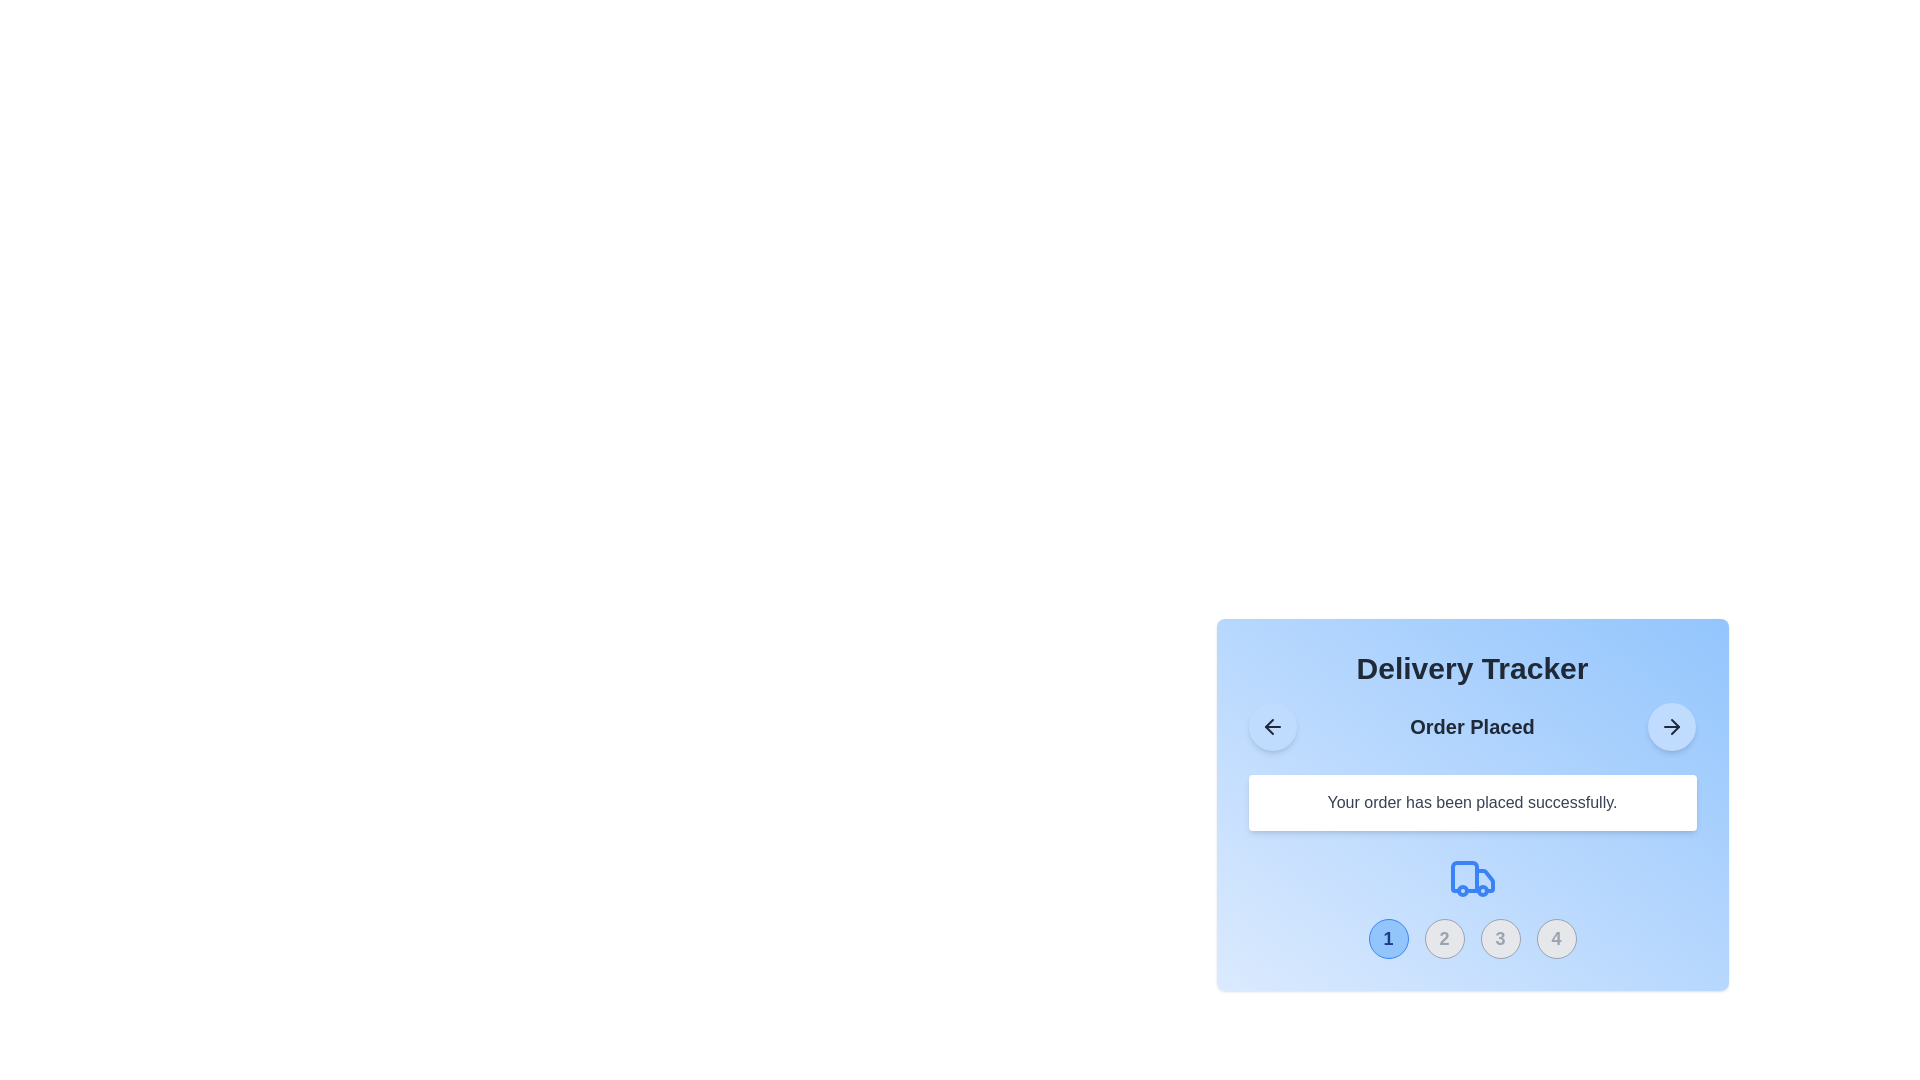 Image resolution: width=1920 pixels, height=1080 pixels. Describe the element at coordinates (1500, 938) in the screenshot. I see `the third circular button in the 'Delivery Tracker' interface` at that location.